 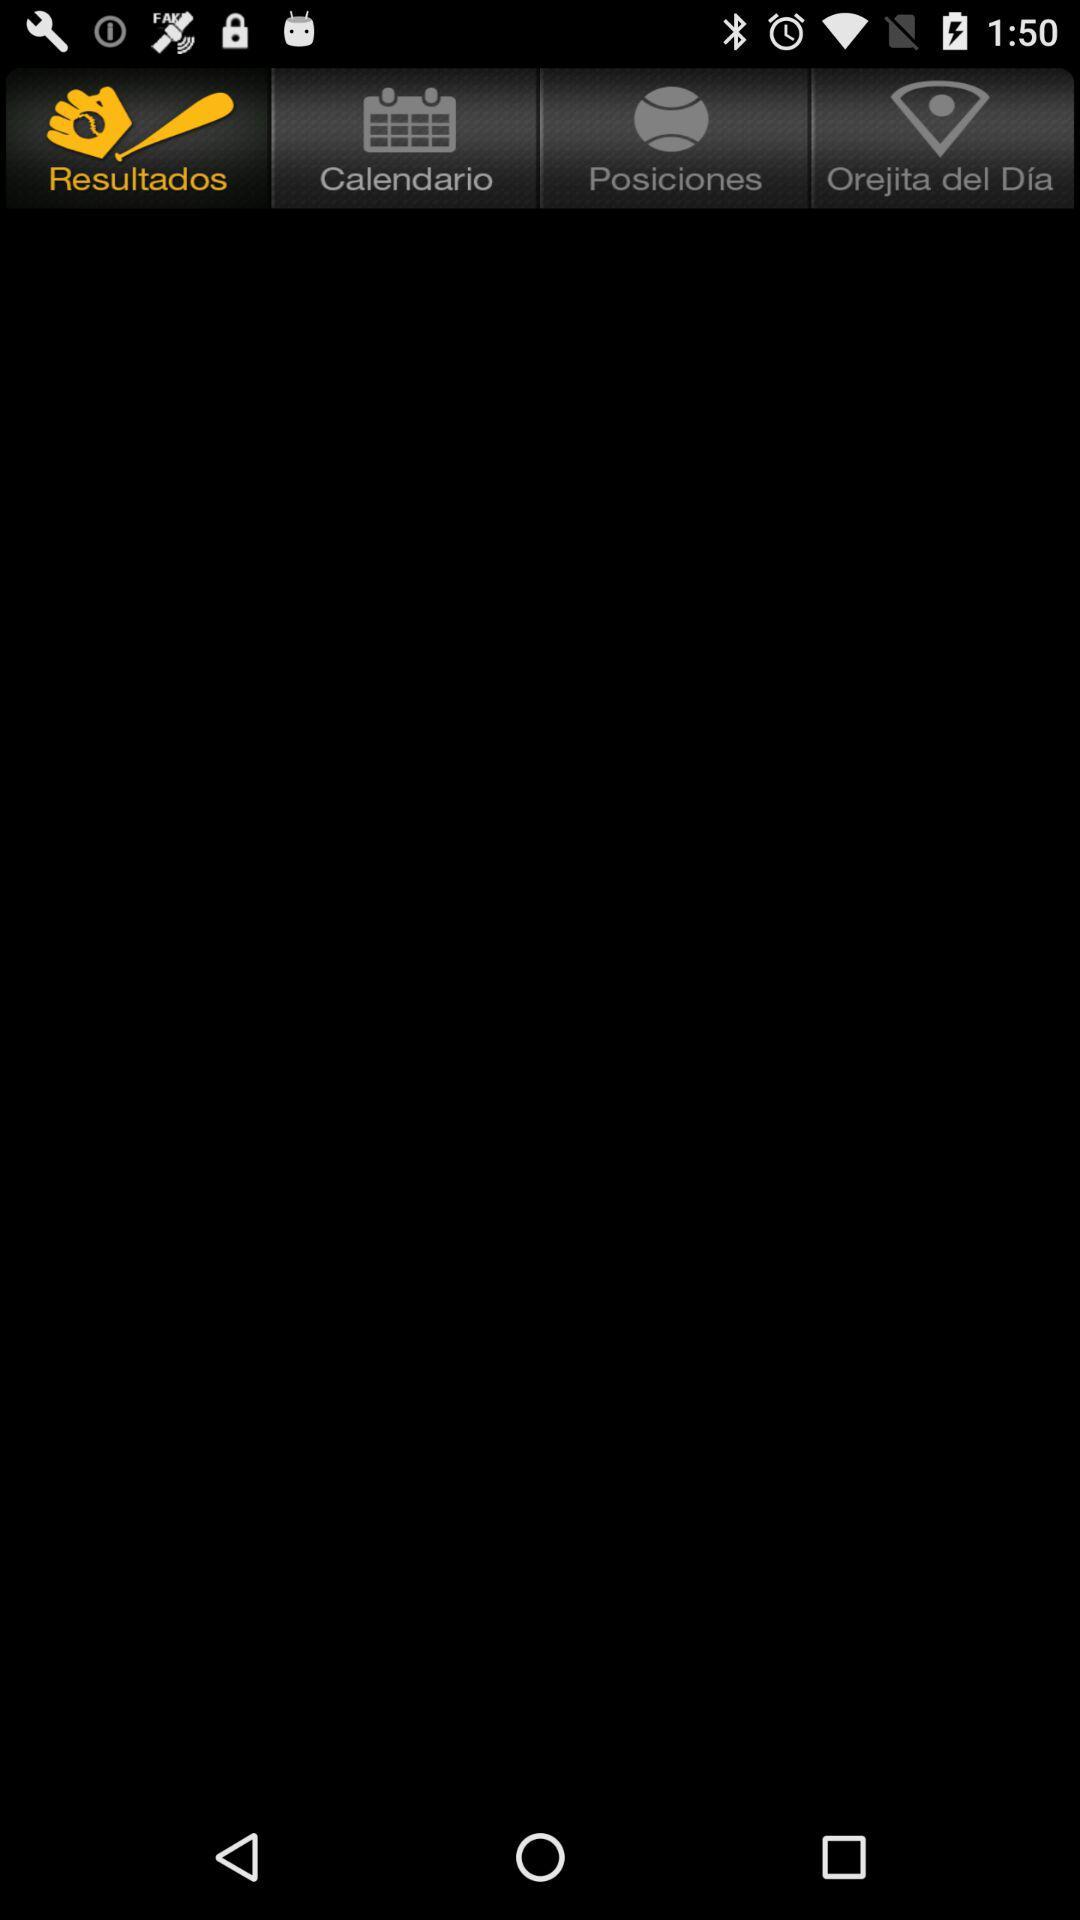 What do you see at coordinates (675, 137) in the screenshot?
I see `posiciones` at bounding box center [675, 137].